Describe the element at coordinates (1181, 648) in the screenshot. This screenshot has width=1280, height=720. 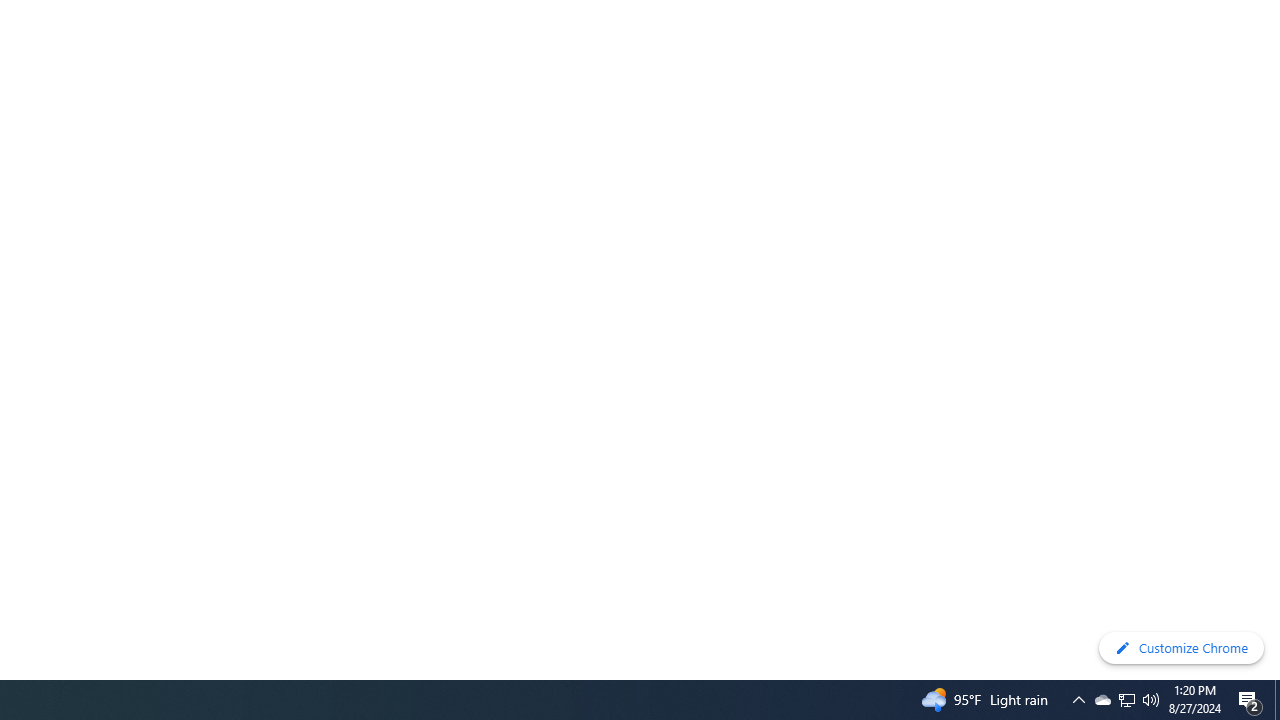
I see `'Customize Chrome'` at that location.